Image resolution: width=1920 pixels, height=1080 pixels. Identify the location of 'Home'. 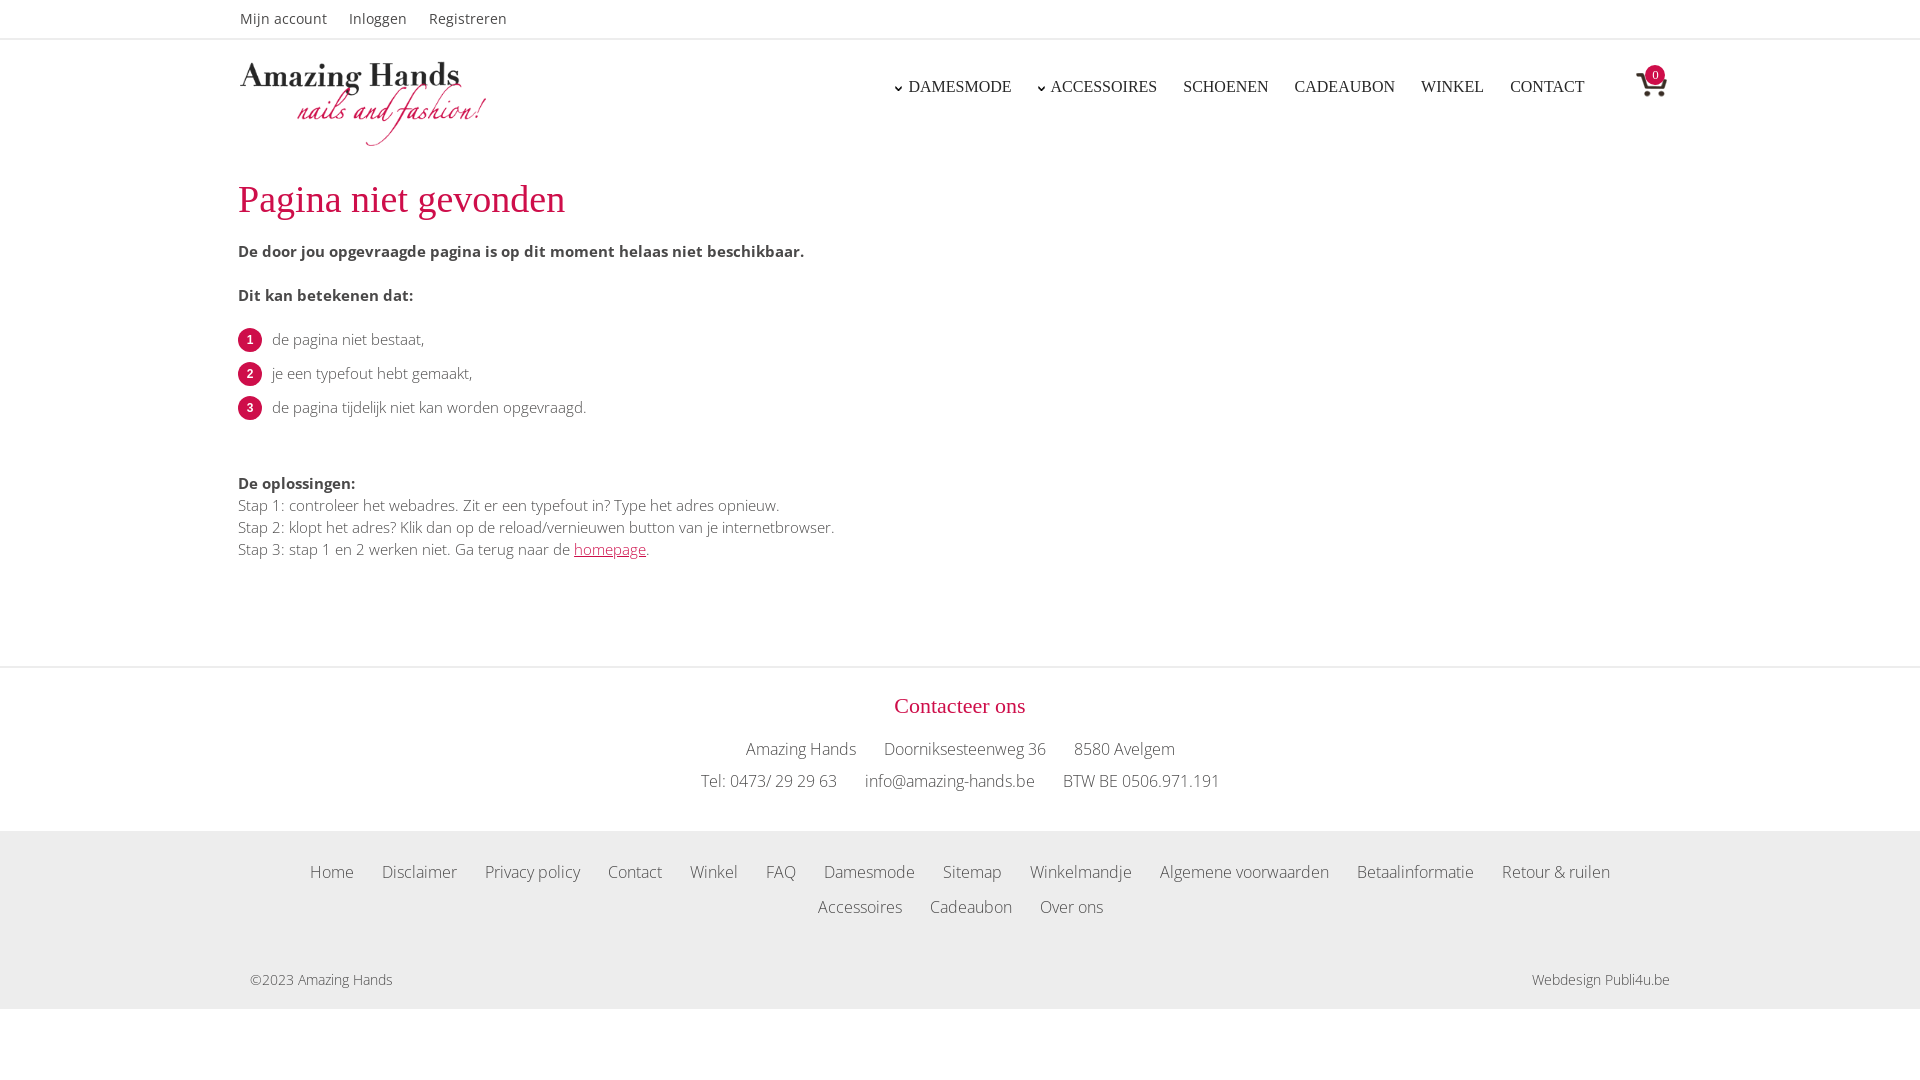
(331, 867).